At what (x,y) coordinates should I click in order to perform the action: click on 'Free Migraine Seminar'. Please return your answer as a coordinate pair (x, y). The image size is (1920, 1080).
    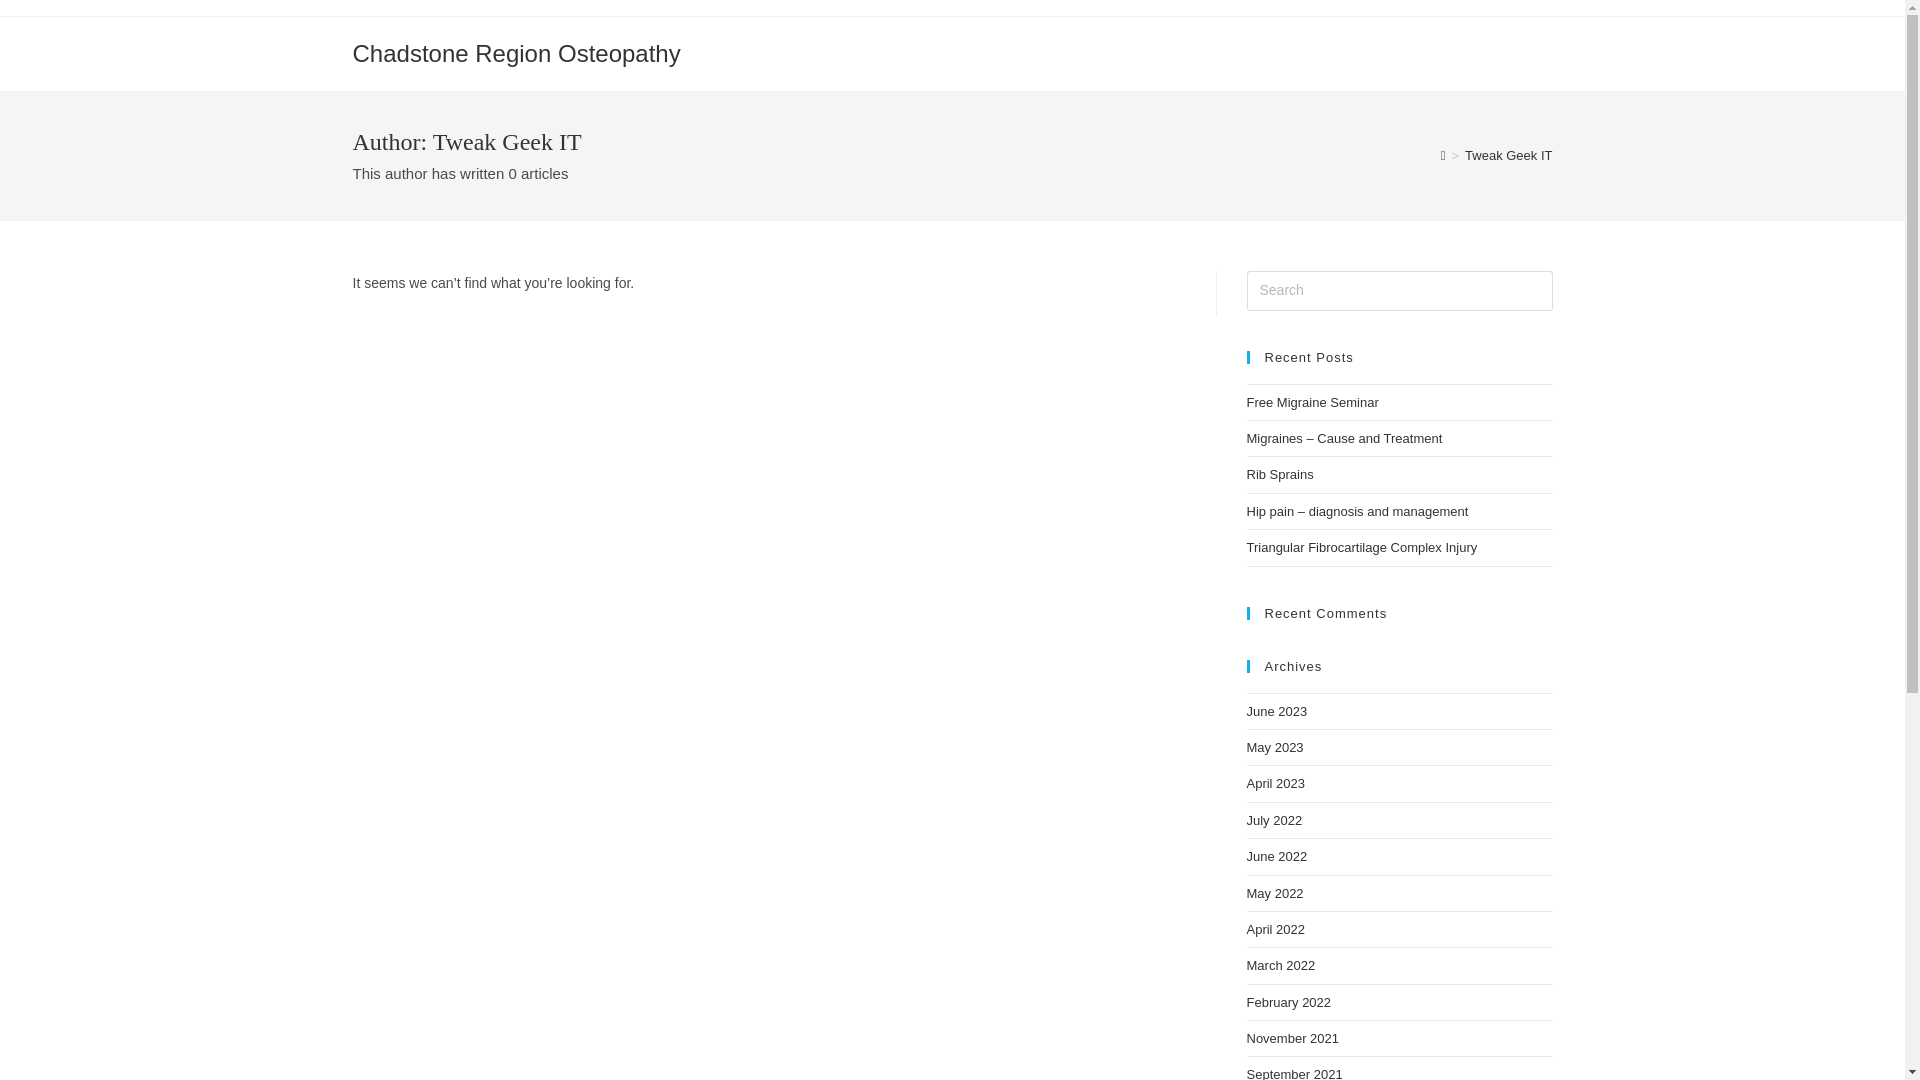
    Looking at the image, I should click on (1311, 402).